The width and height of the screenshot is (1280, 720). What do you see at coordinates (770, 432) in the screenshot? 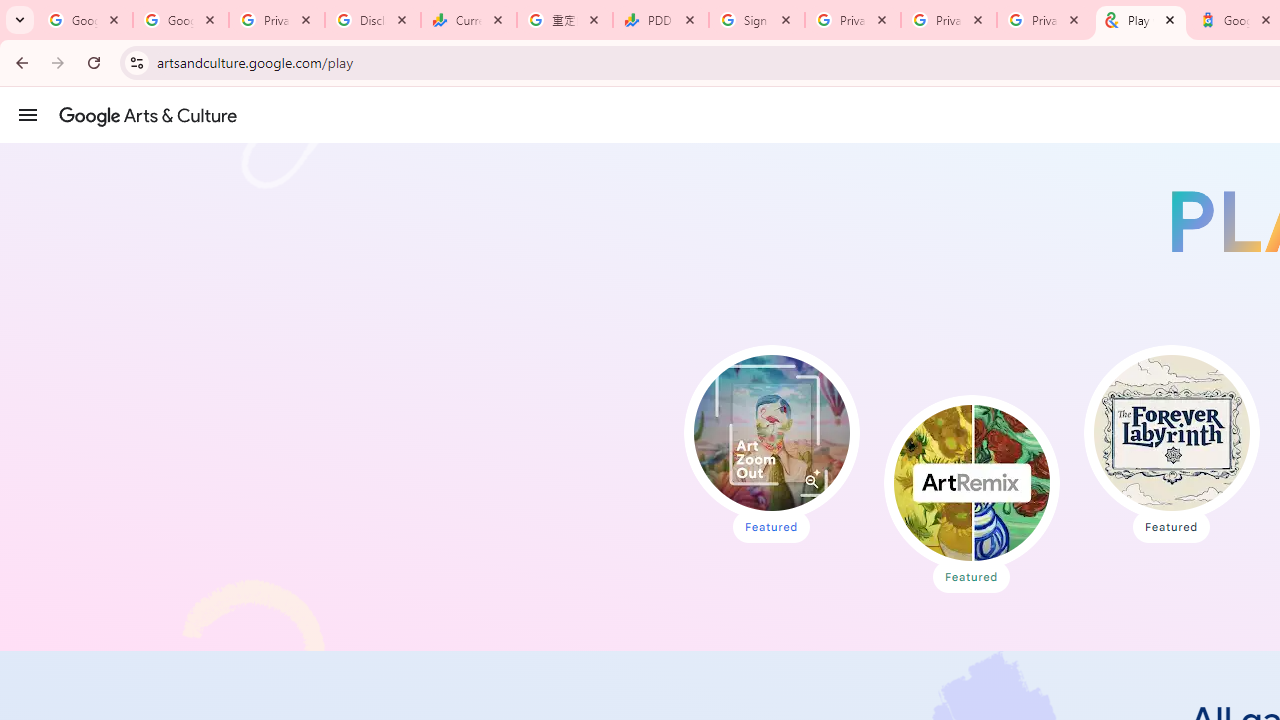
I see `'Art Zoom Out'` at bounding box center [770, 432].